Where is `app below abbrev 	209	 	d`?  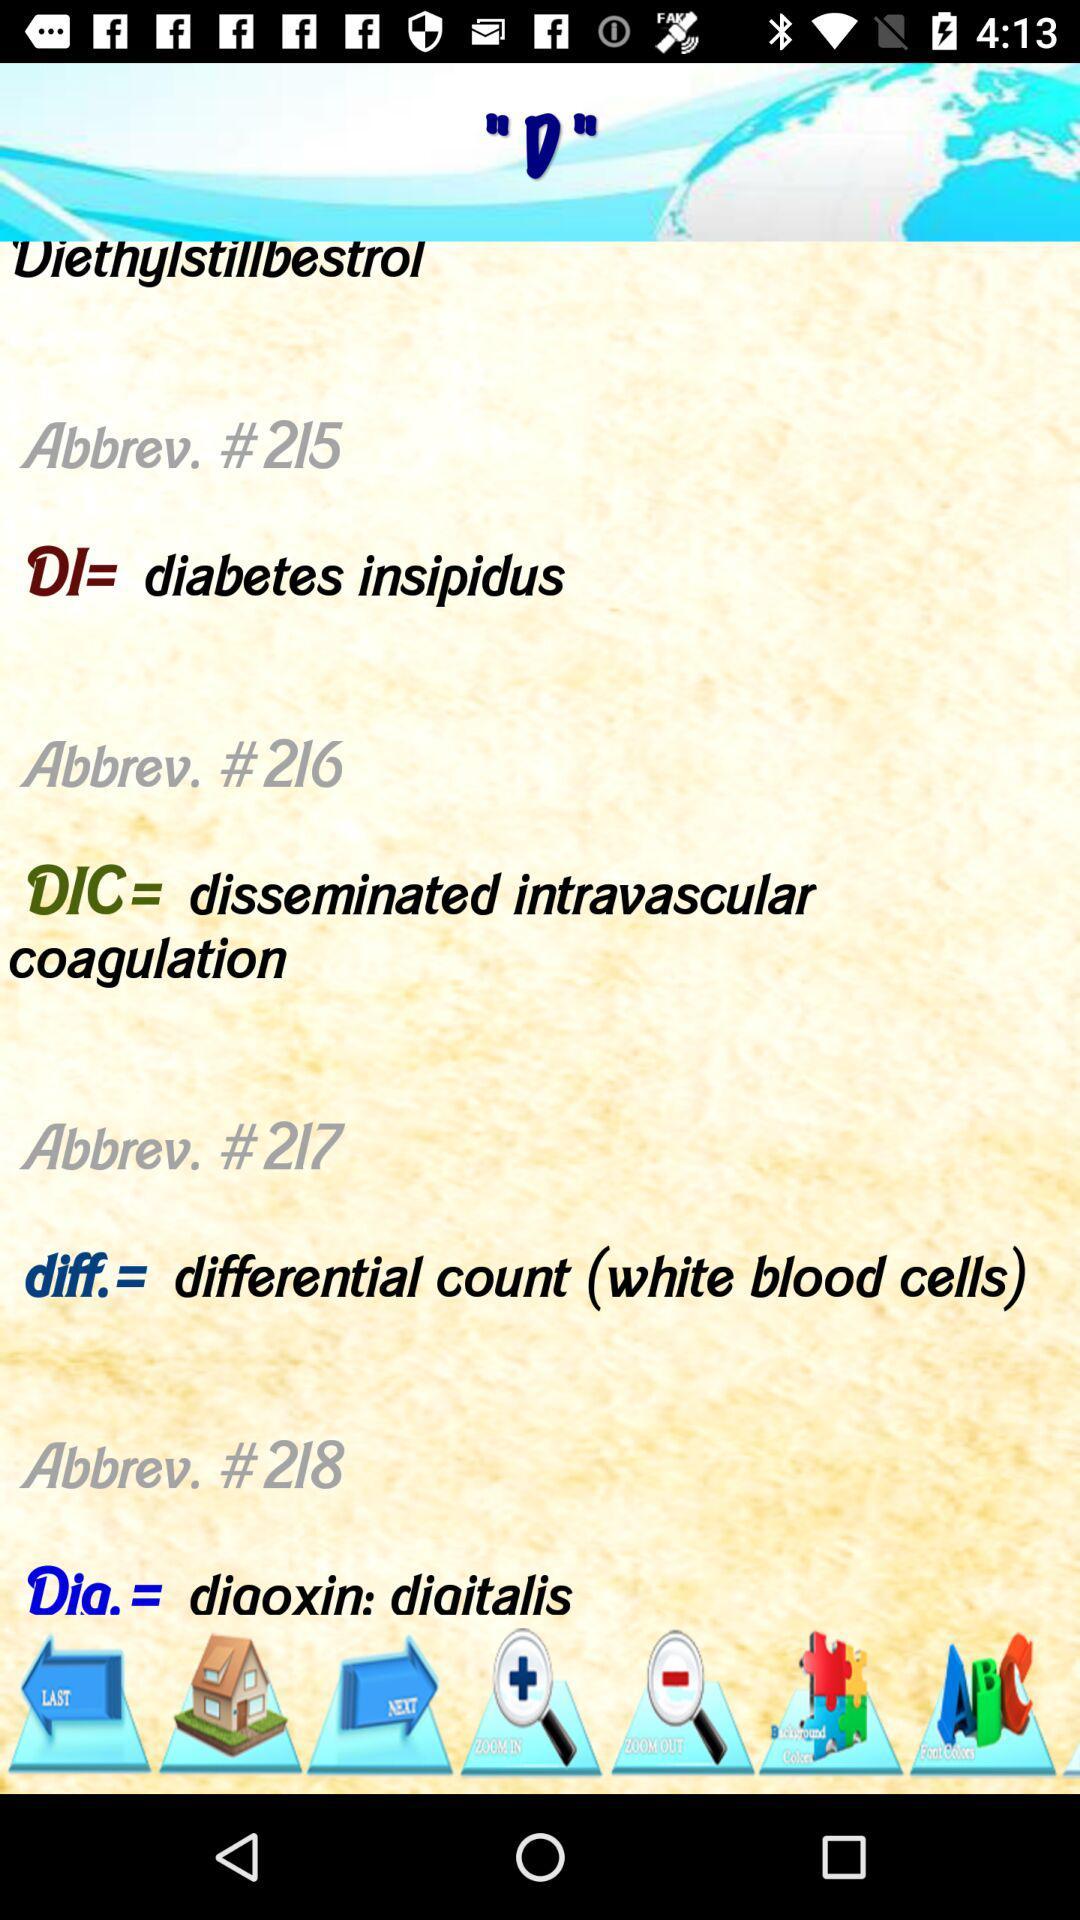
app below abbrev 	209	 	d is located at coordinates (379, 1702).